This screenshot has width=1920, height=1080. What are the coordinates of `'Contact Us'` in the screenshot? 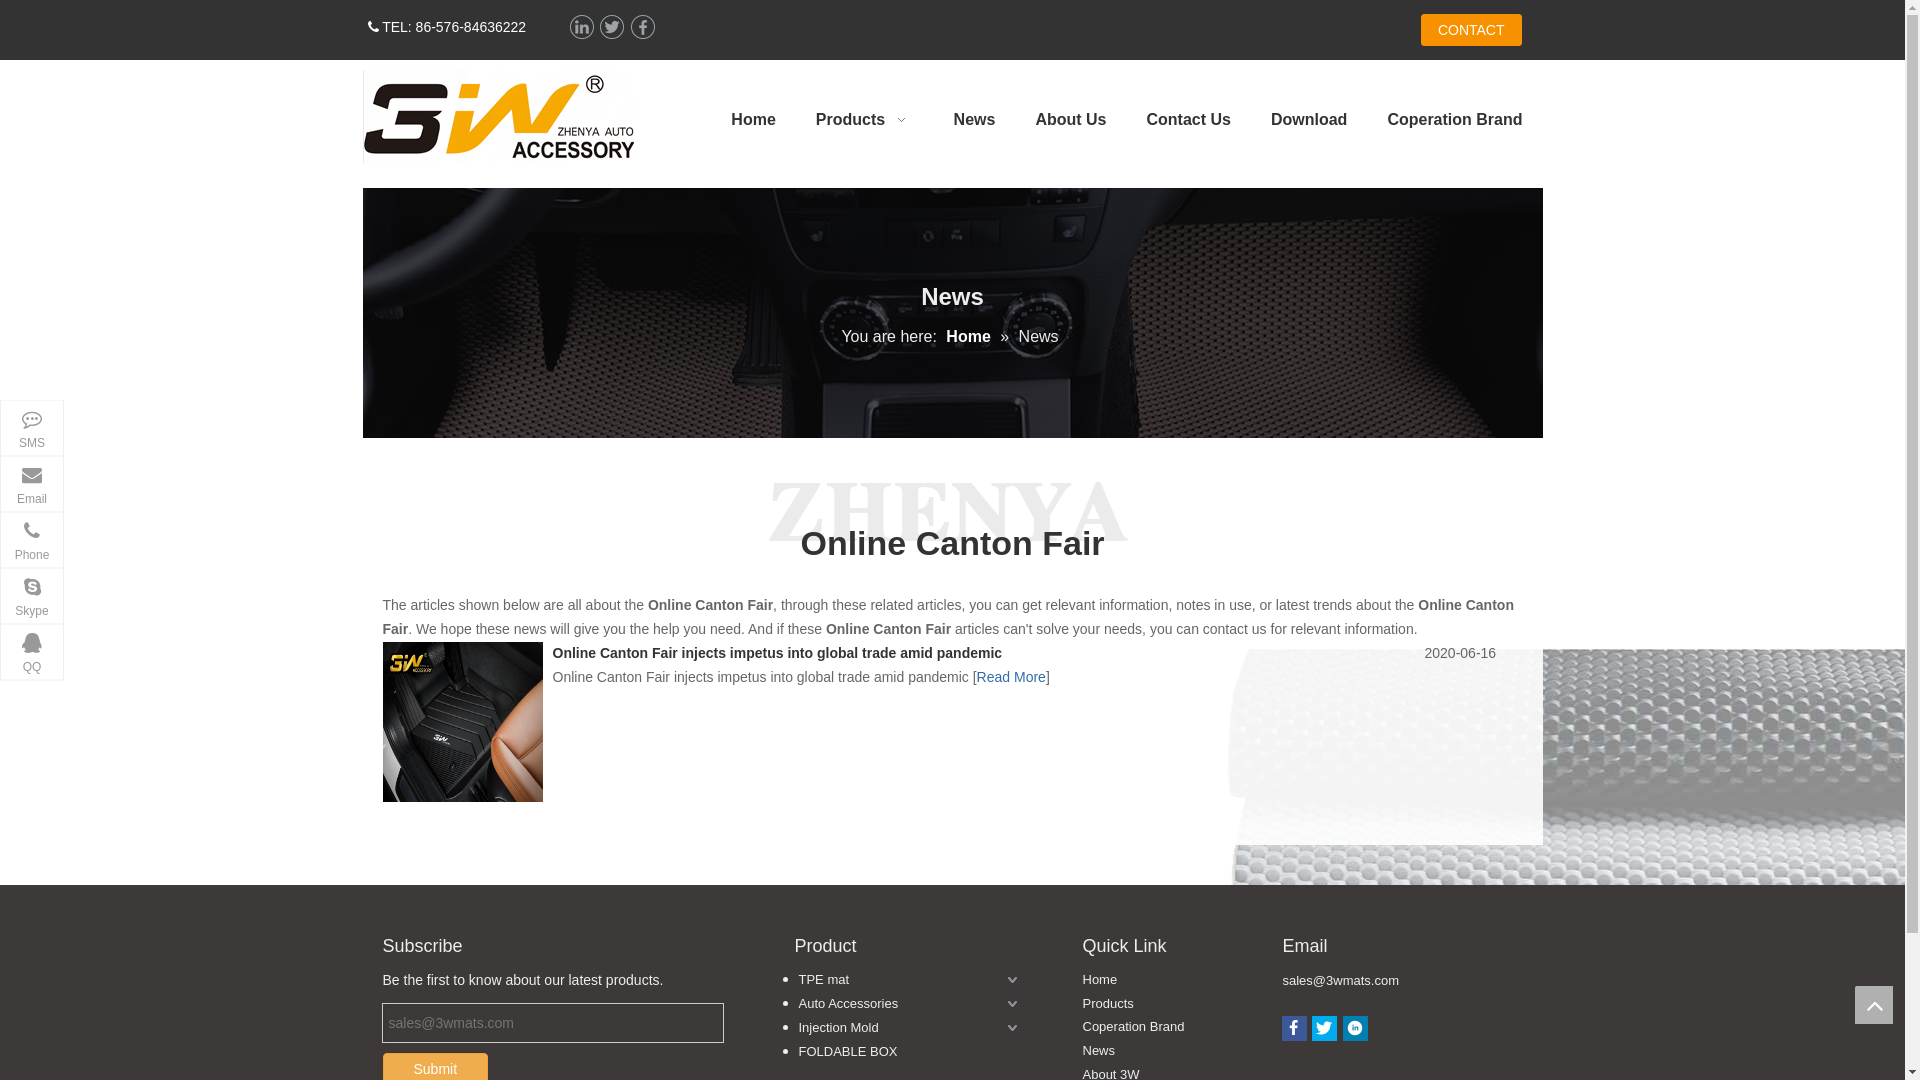 It's located at (1126, 119).